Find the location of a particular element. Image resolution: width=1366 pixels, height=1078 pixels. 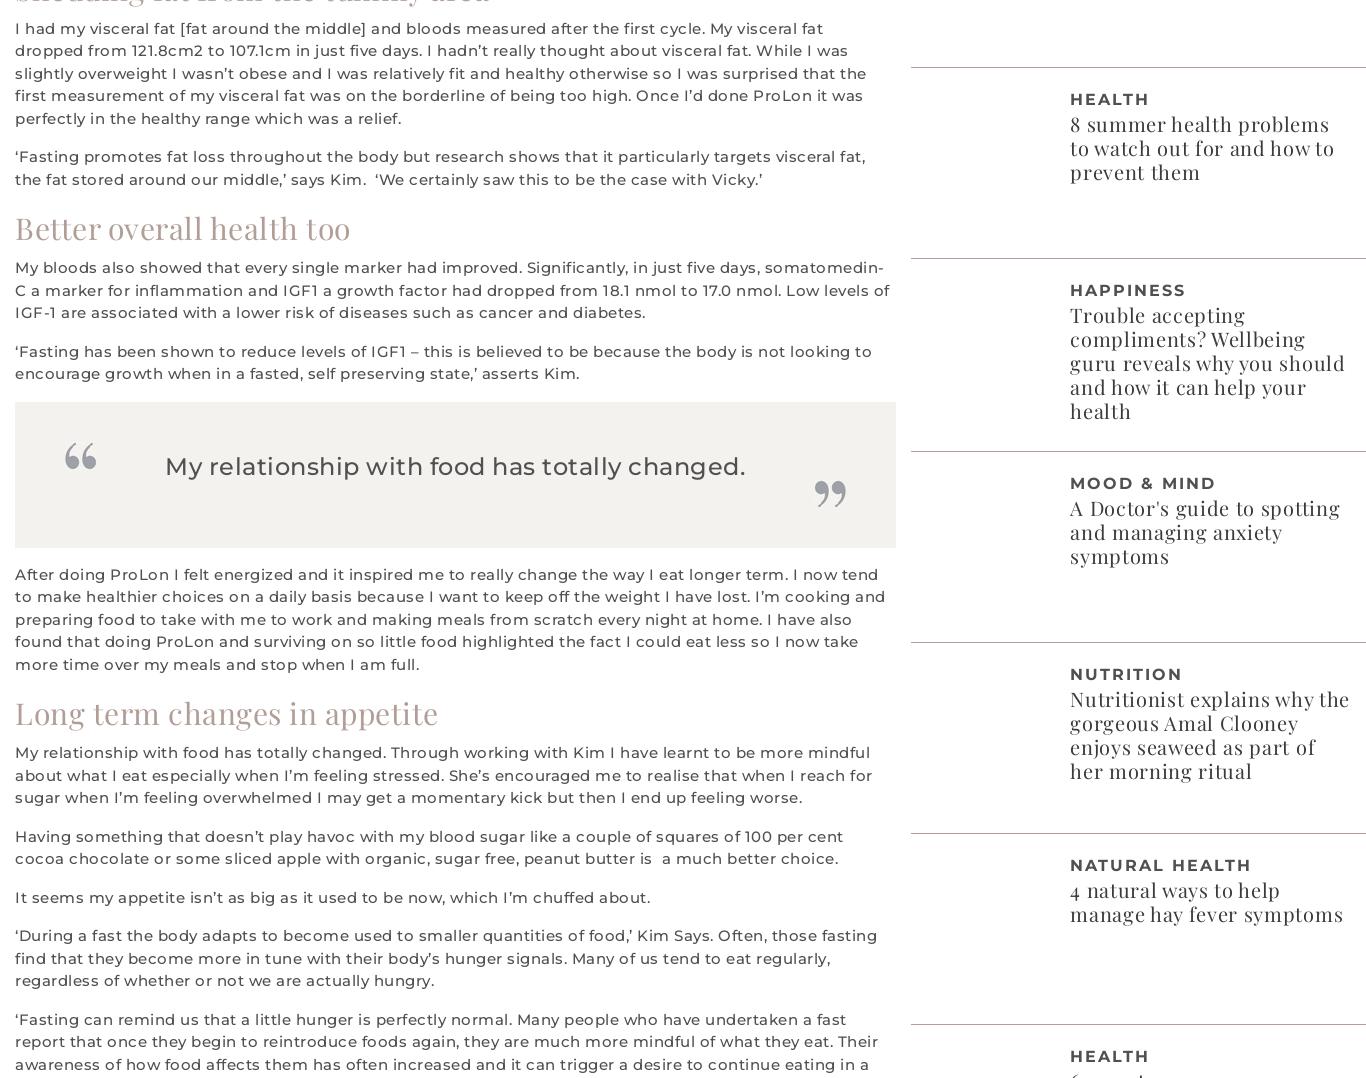

'‘Fasting promotes fat loss throughout the body but research shows that it particularly targets visceral fat, the fat stored around our middle,’ says Kim.  ‘We certainly saw this to be the case with Vicky.’' is located at coordinates (438, 166).